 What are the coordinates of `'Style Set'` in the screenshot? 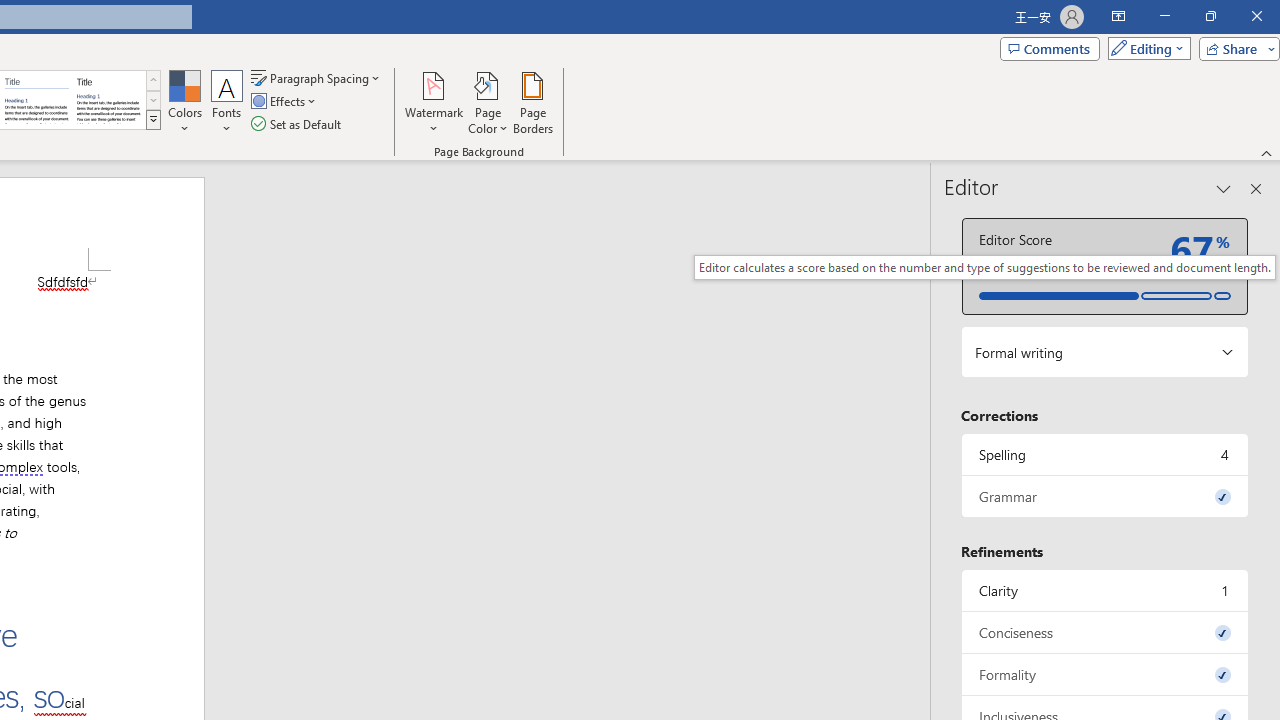 It's located at (152, 120).